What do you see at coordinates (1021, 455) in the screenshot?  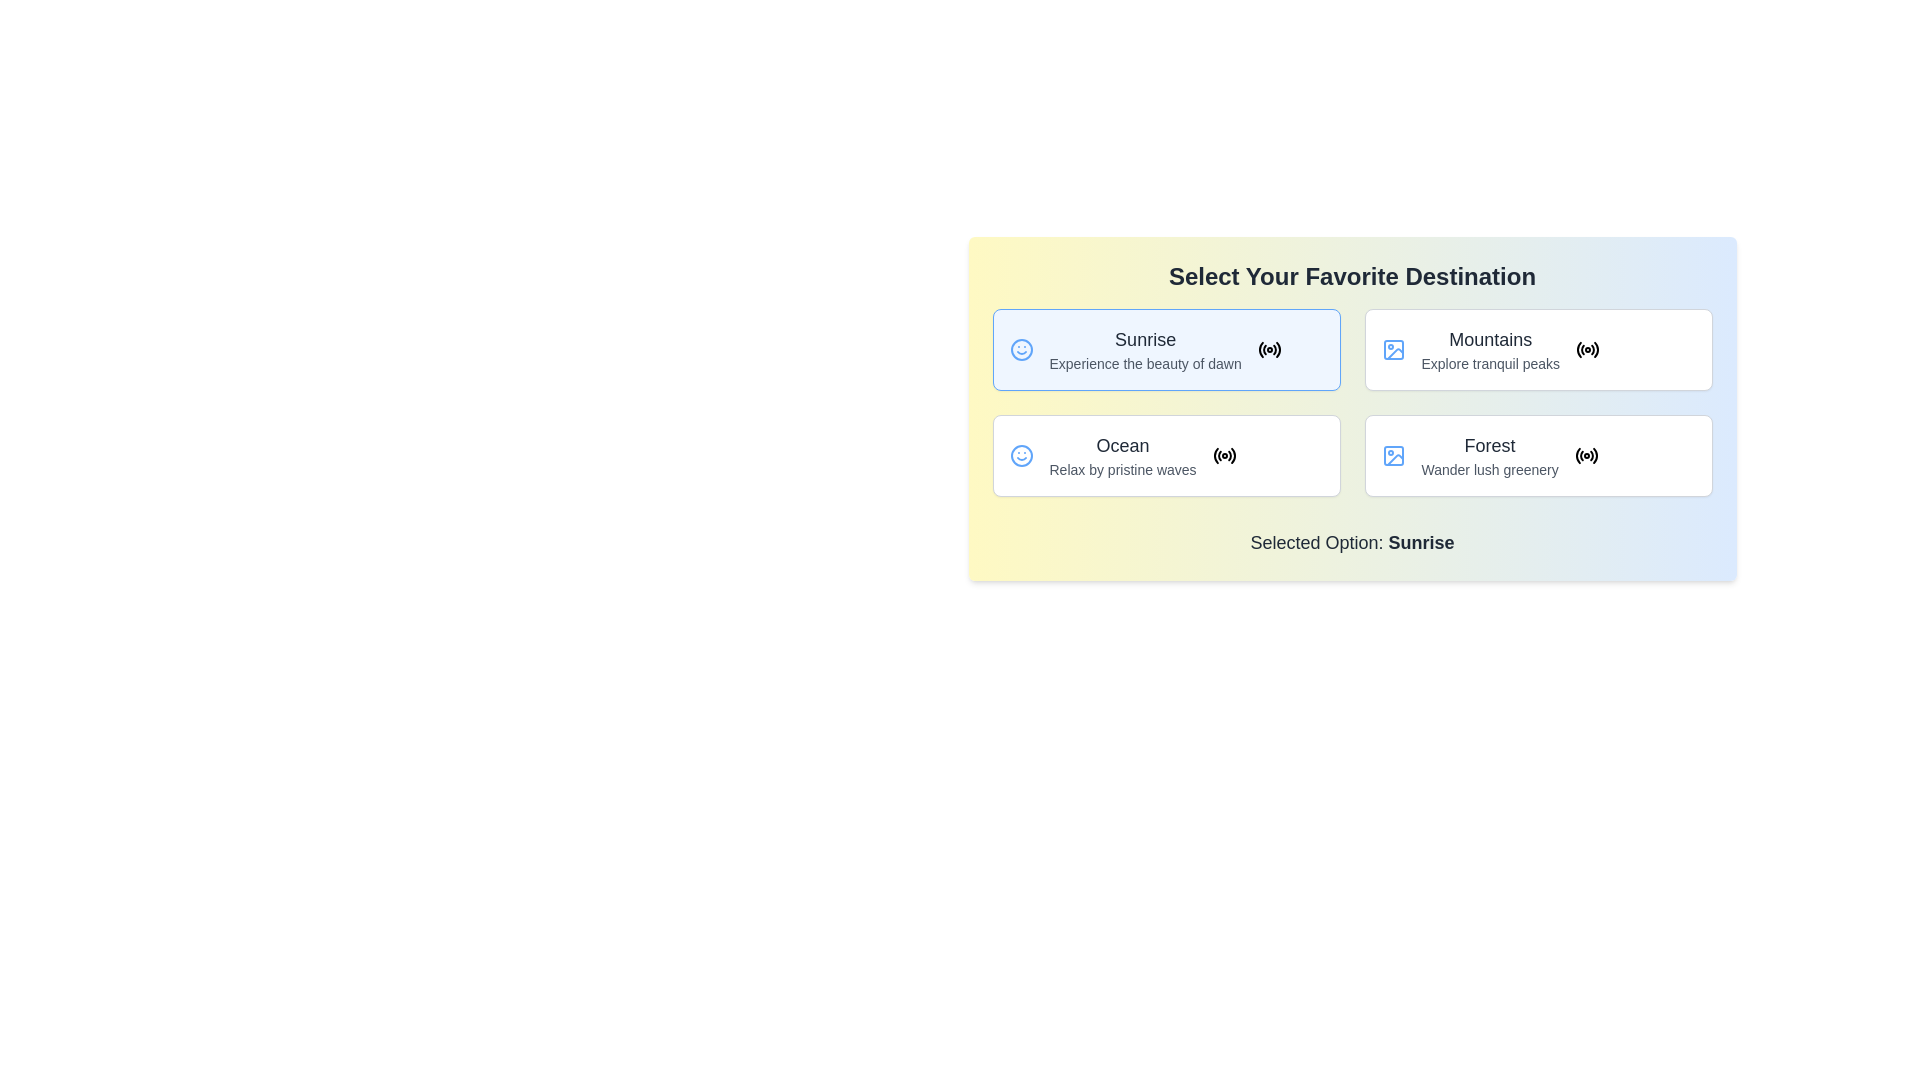 I see `the blue smiley face icon located in the upper-left corner of the 'Ocean Relax by pristine waves' card for accessibility navigation` at bounding box center [1021, 455].